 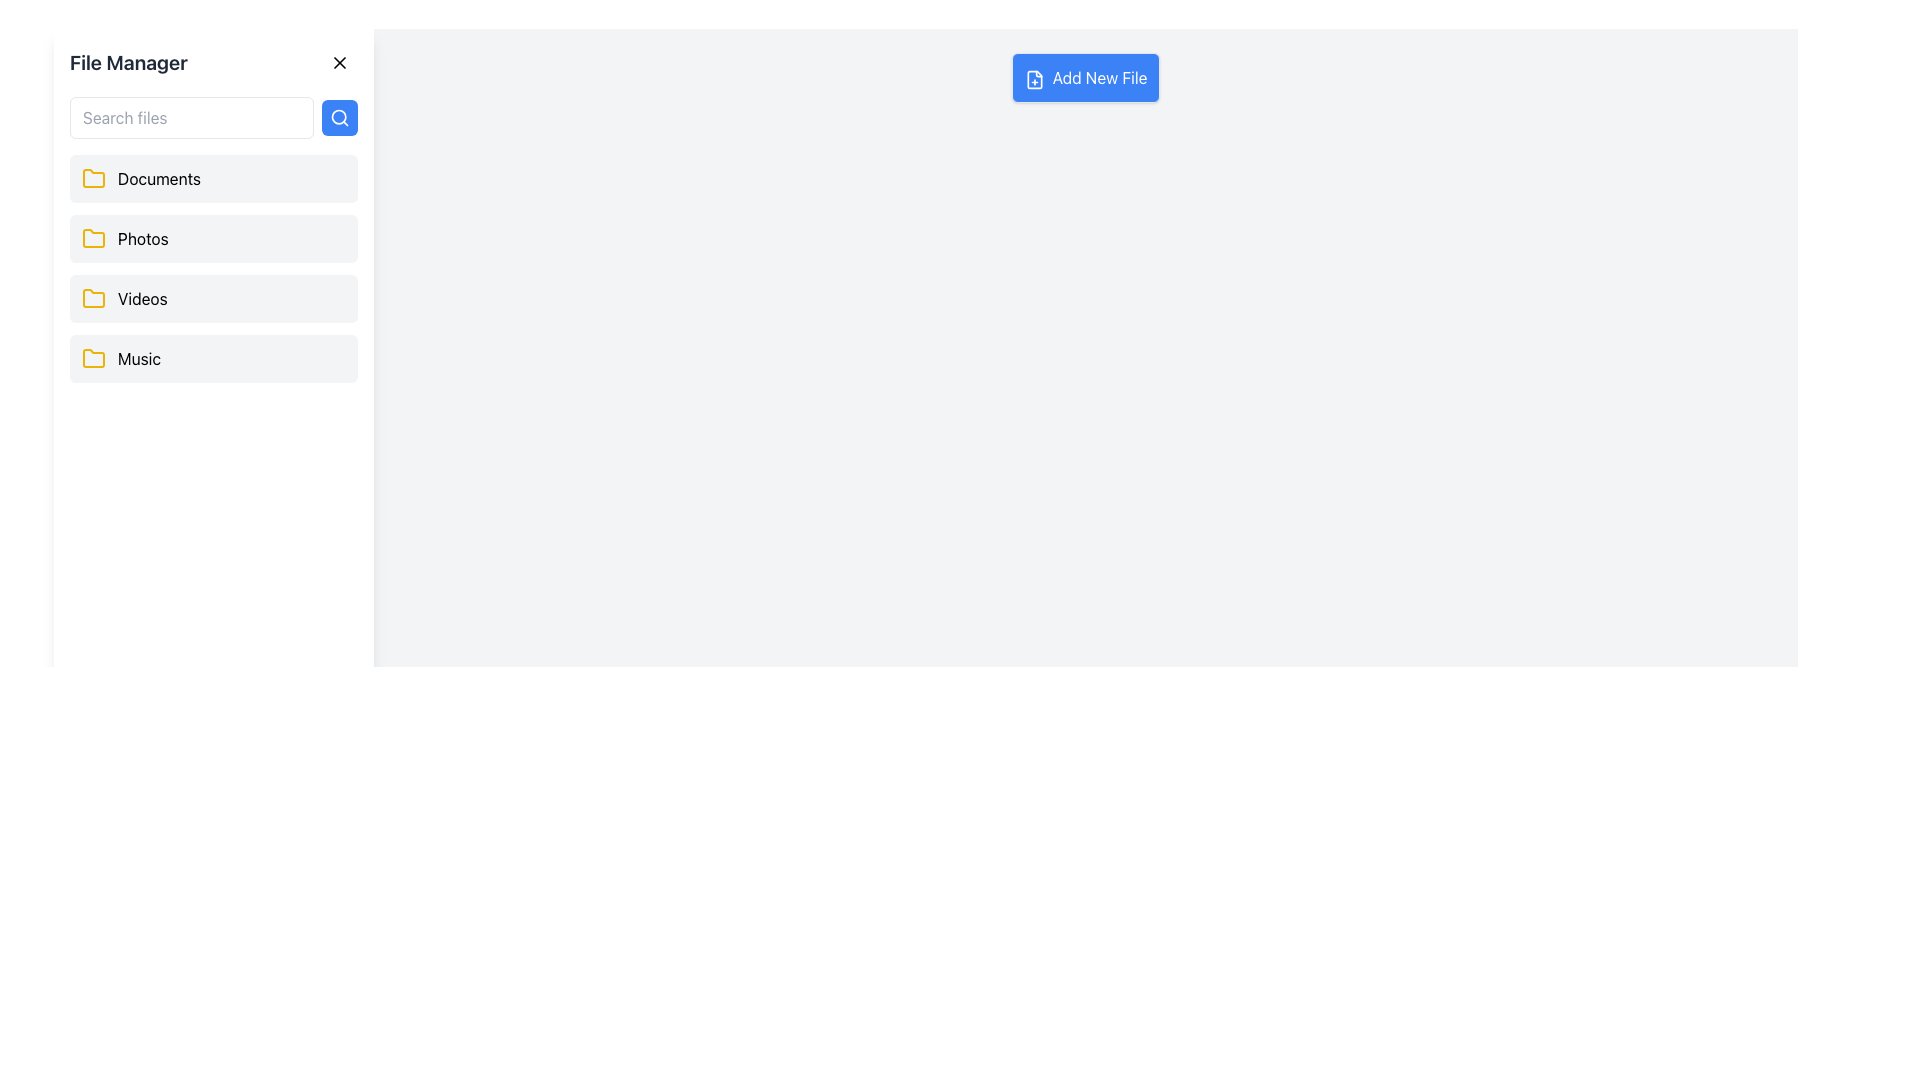 What do you see at coordinates (93, 237) in the screenshot?
I see `the 'Photos' icon in the file manager navigation panel, located adjacent to the 'Photos' label` at bounding box center [93, 237].